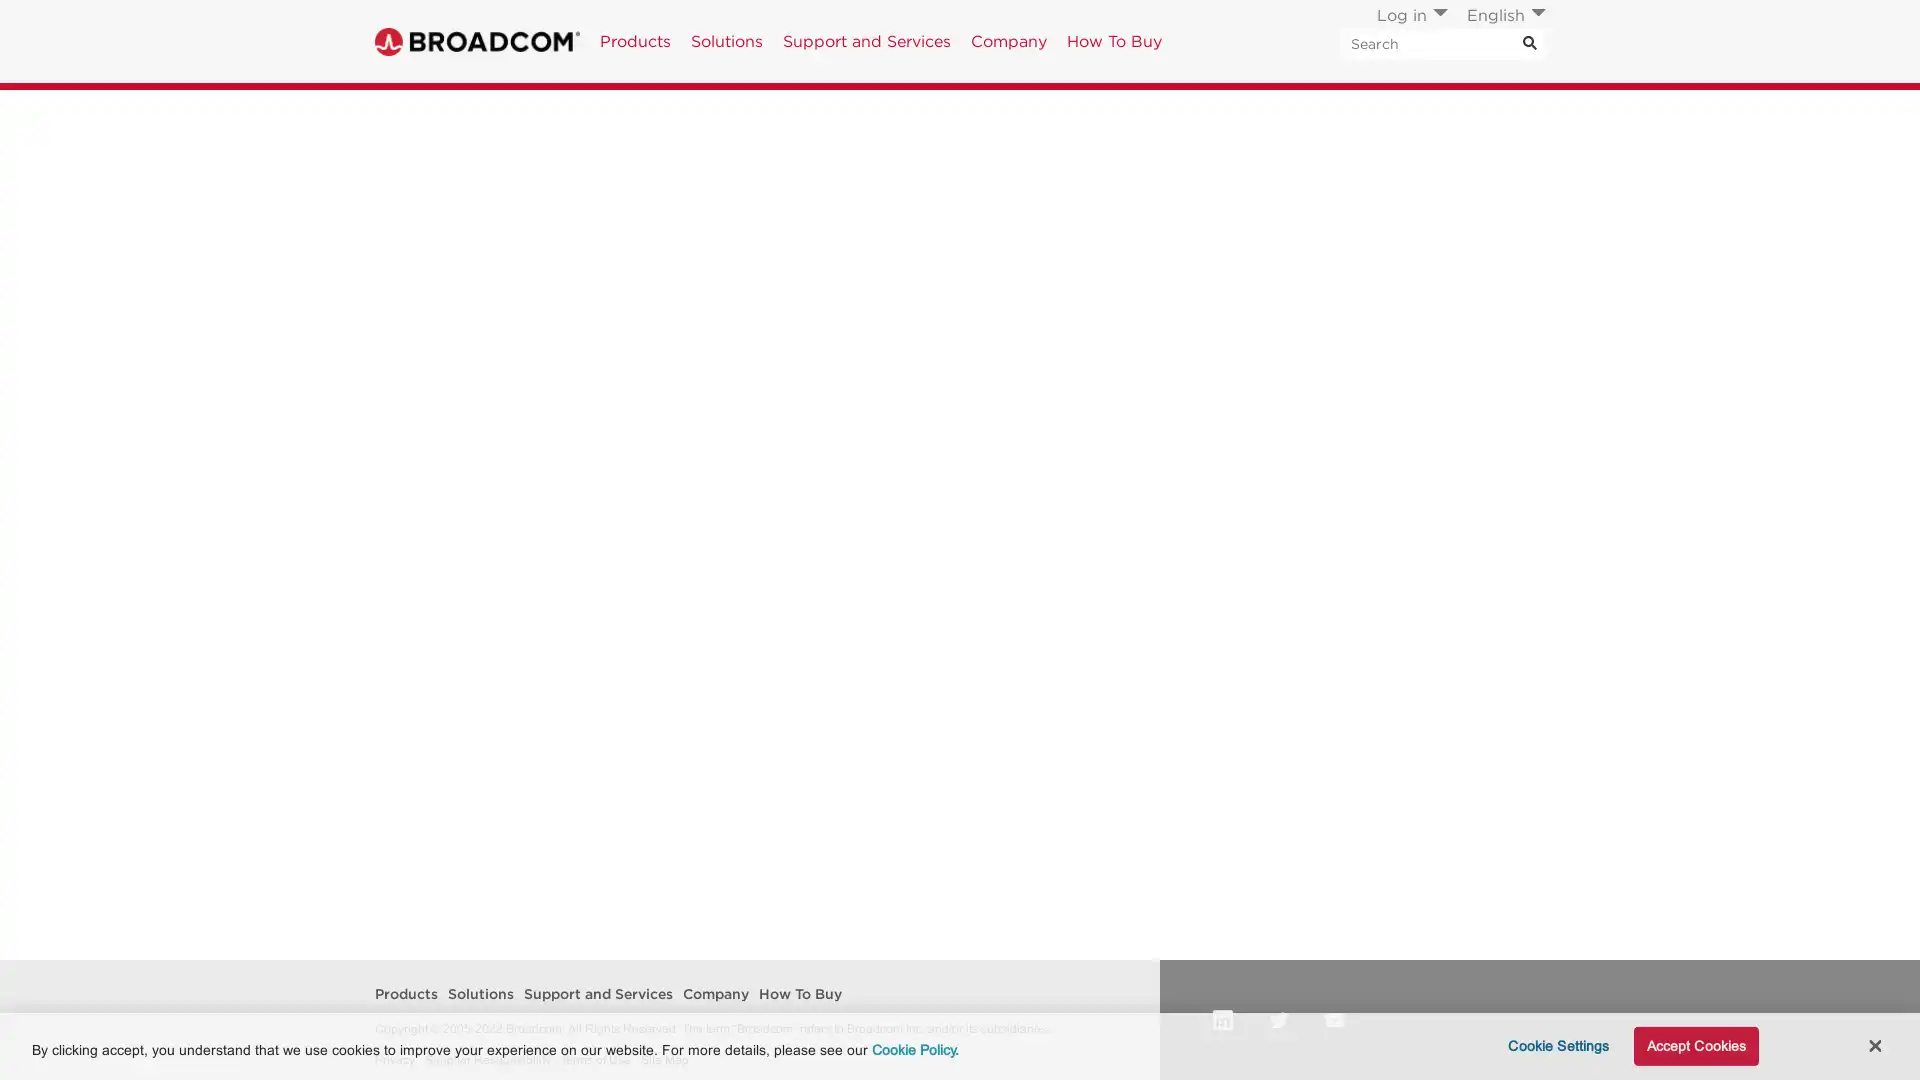 Image resolution: width=1920 pixels, height=1080 pixels. Describe the element at coordinates (1008, 41) in the screenshot. I see `Company` at that location.